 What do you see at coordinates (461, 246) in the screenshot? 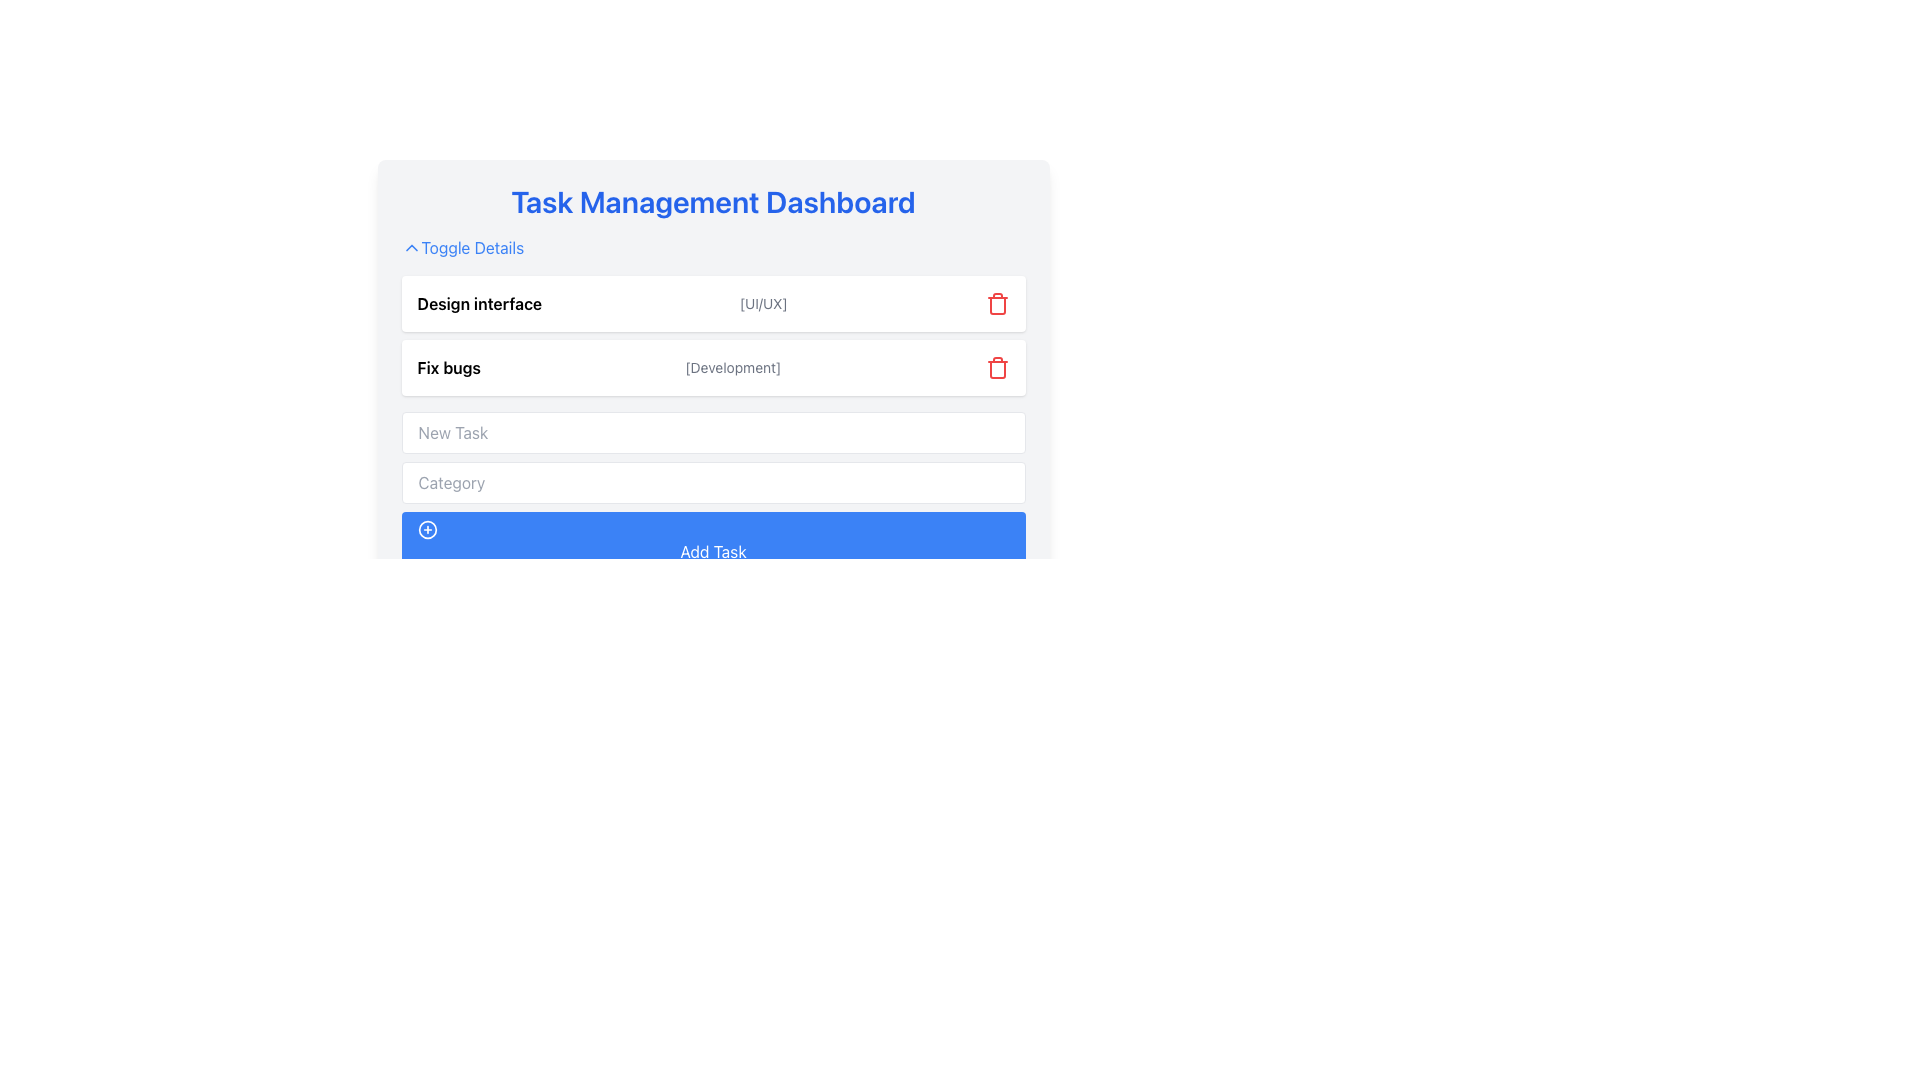
I see `the 'Toggle Details' button, which is styled in blue font and has an upward-pointing chevron icon to its left, located in the 'Task Management Dashboard' card` at bounding box center [461, 246].